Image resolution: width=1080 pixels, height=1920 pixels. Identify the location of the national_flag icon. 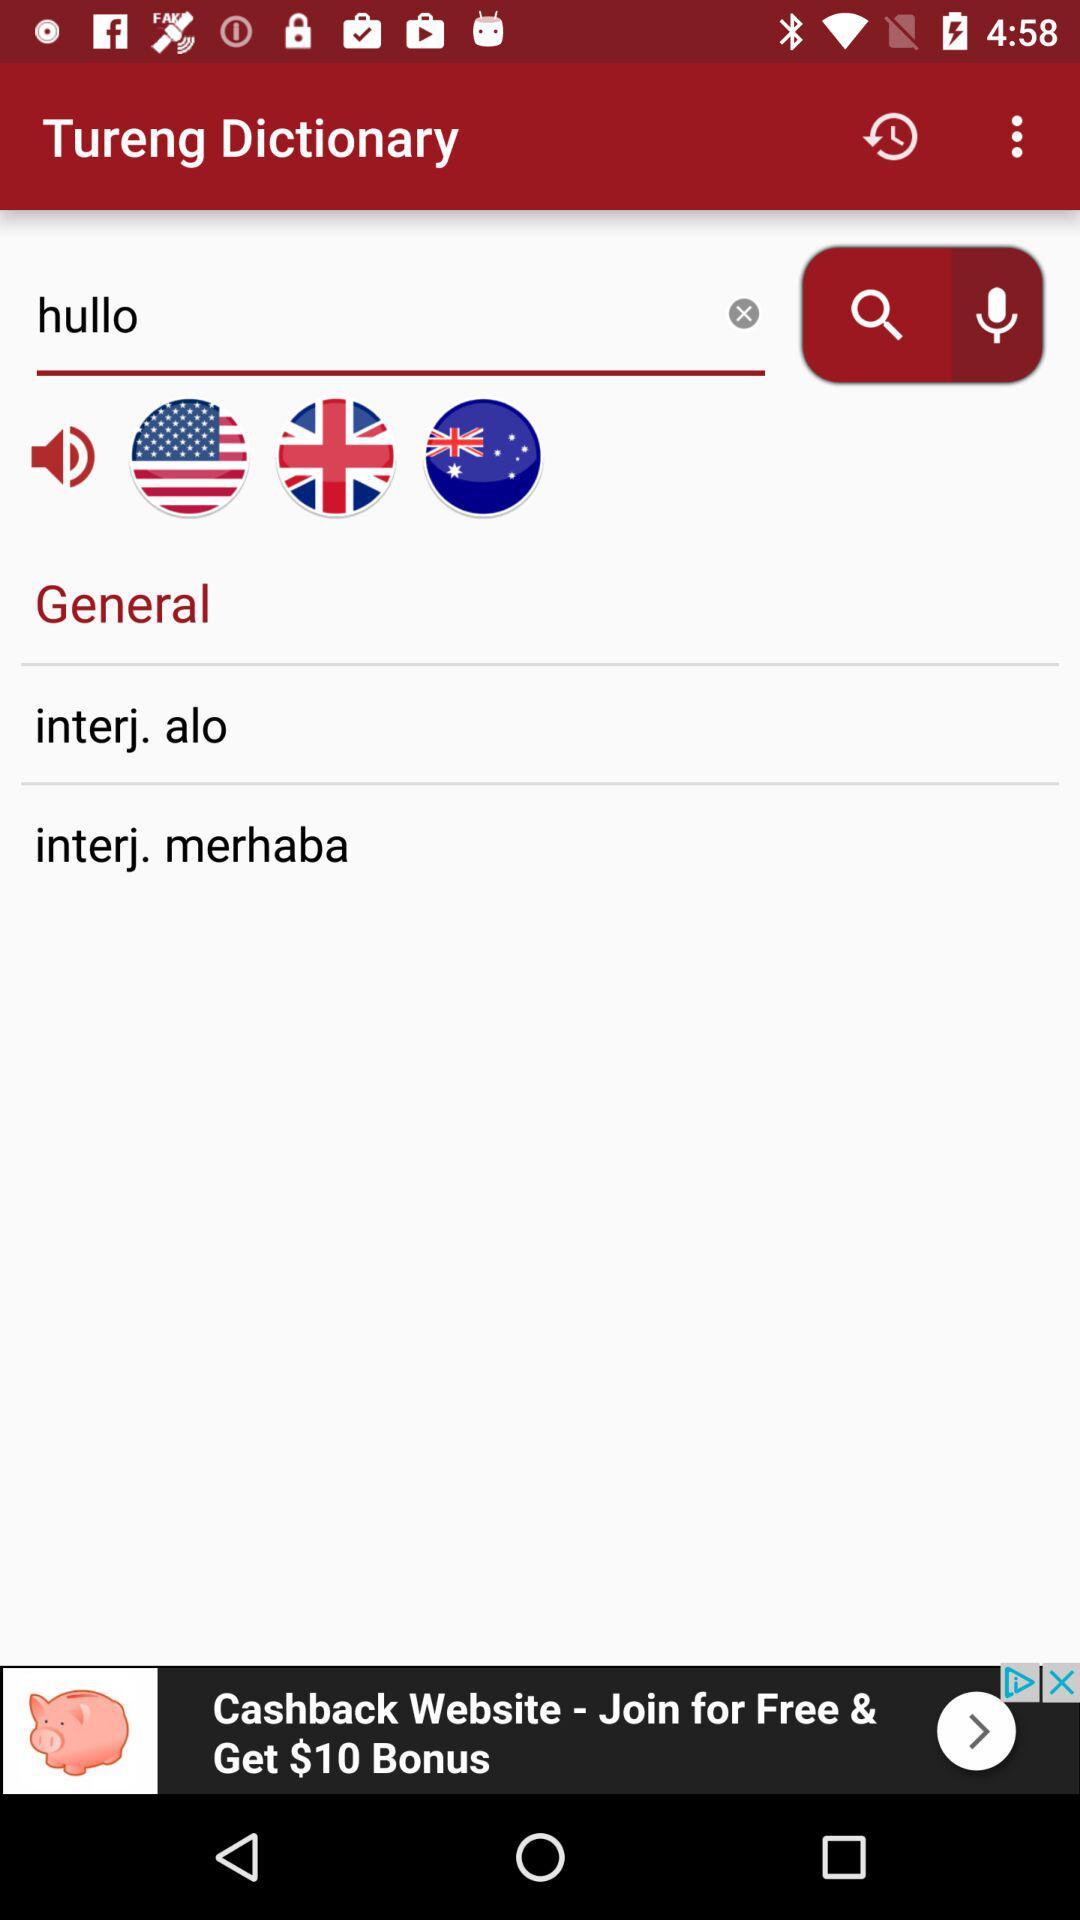
(189, 455).